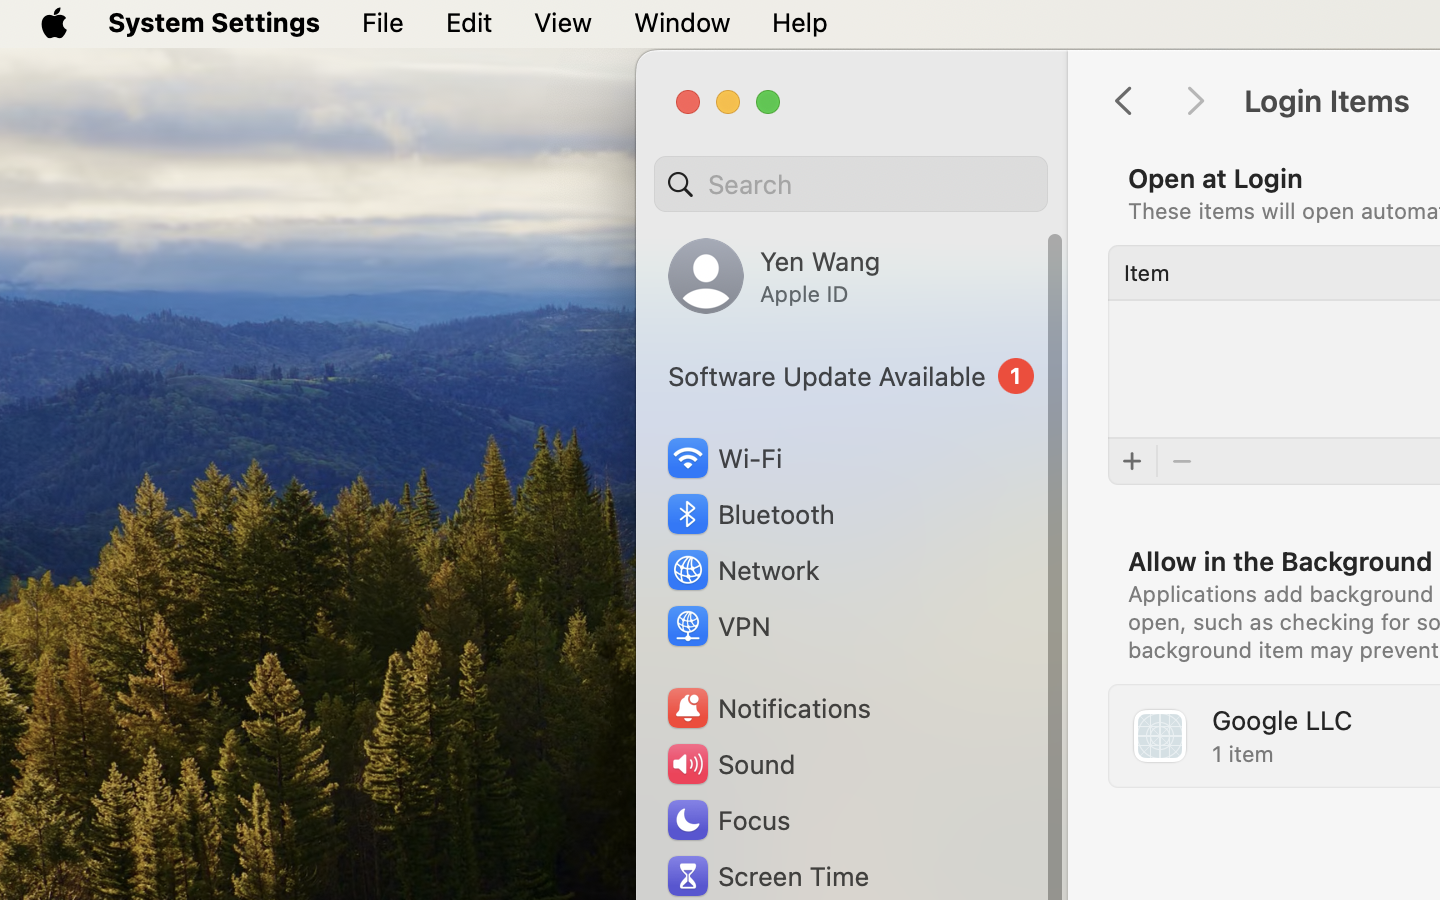  I want to click on 'Google LLC', so click(1282, 719).